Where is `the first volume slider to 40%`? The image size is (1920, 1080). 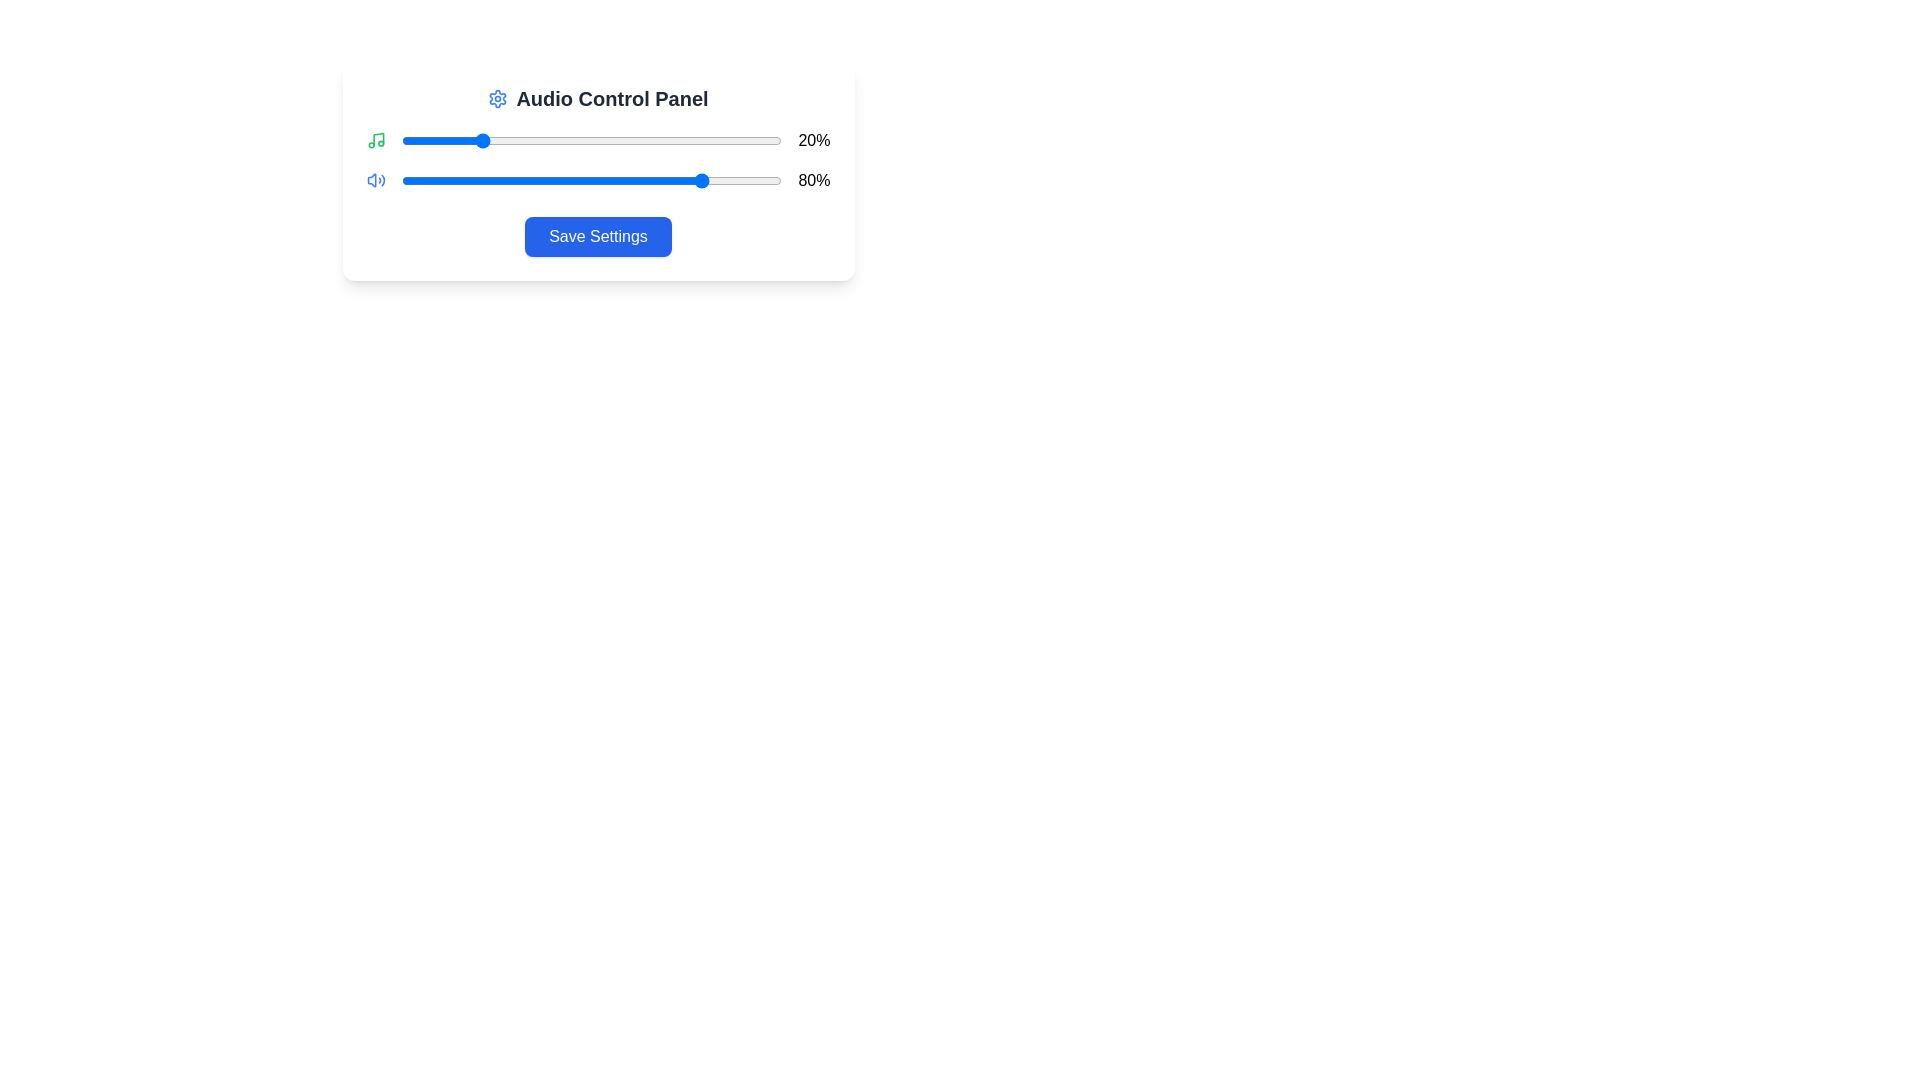 the first volume slider to 40% is located at coordinates (554, 140).